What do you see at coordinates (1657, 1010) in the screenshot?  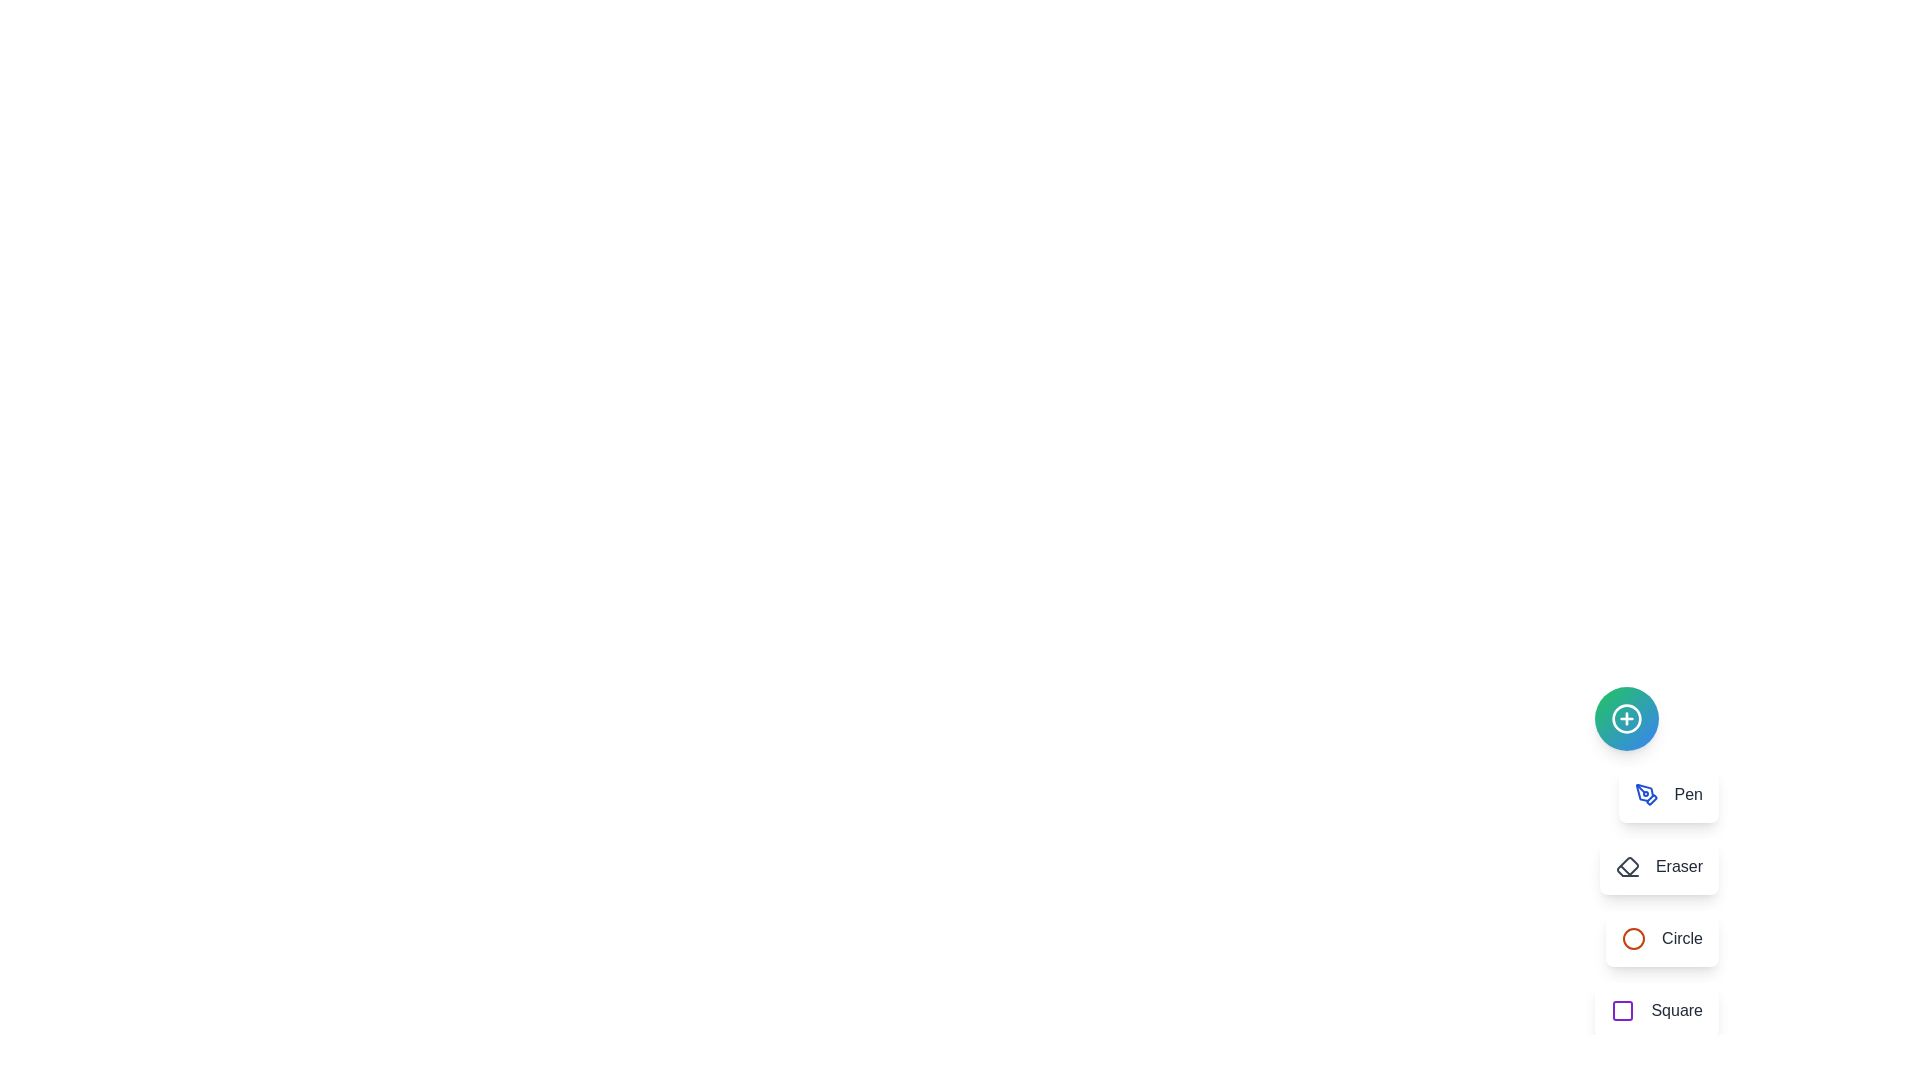 I see `the Square button to select the corresponding drawing tool` at bounding box center [1657, 1010].